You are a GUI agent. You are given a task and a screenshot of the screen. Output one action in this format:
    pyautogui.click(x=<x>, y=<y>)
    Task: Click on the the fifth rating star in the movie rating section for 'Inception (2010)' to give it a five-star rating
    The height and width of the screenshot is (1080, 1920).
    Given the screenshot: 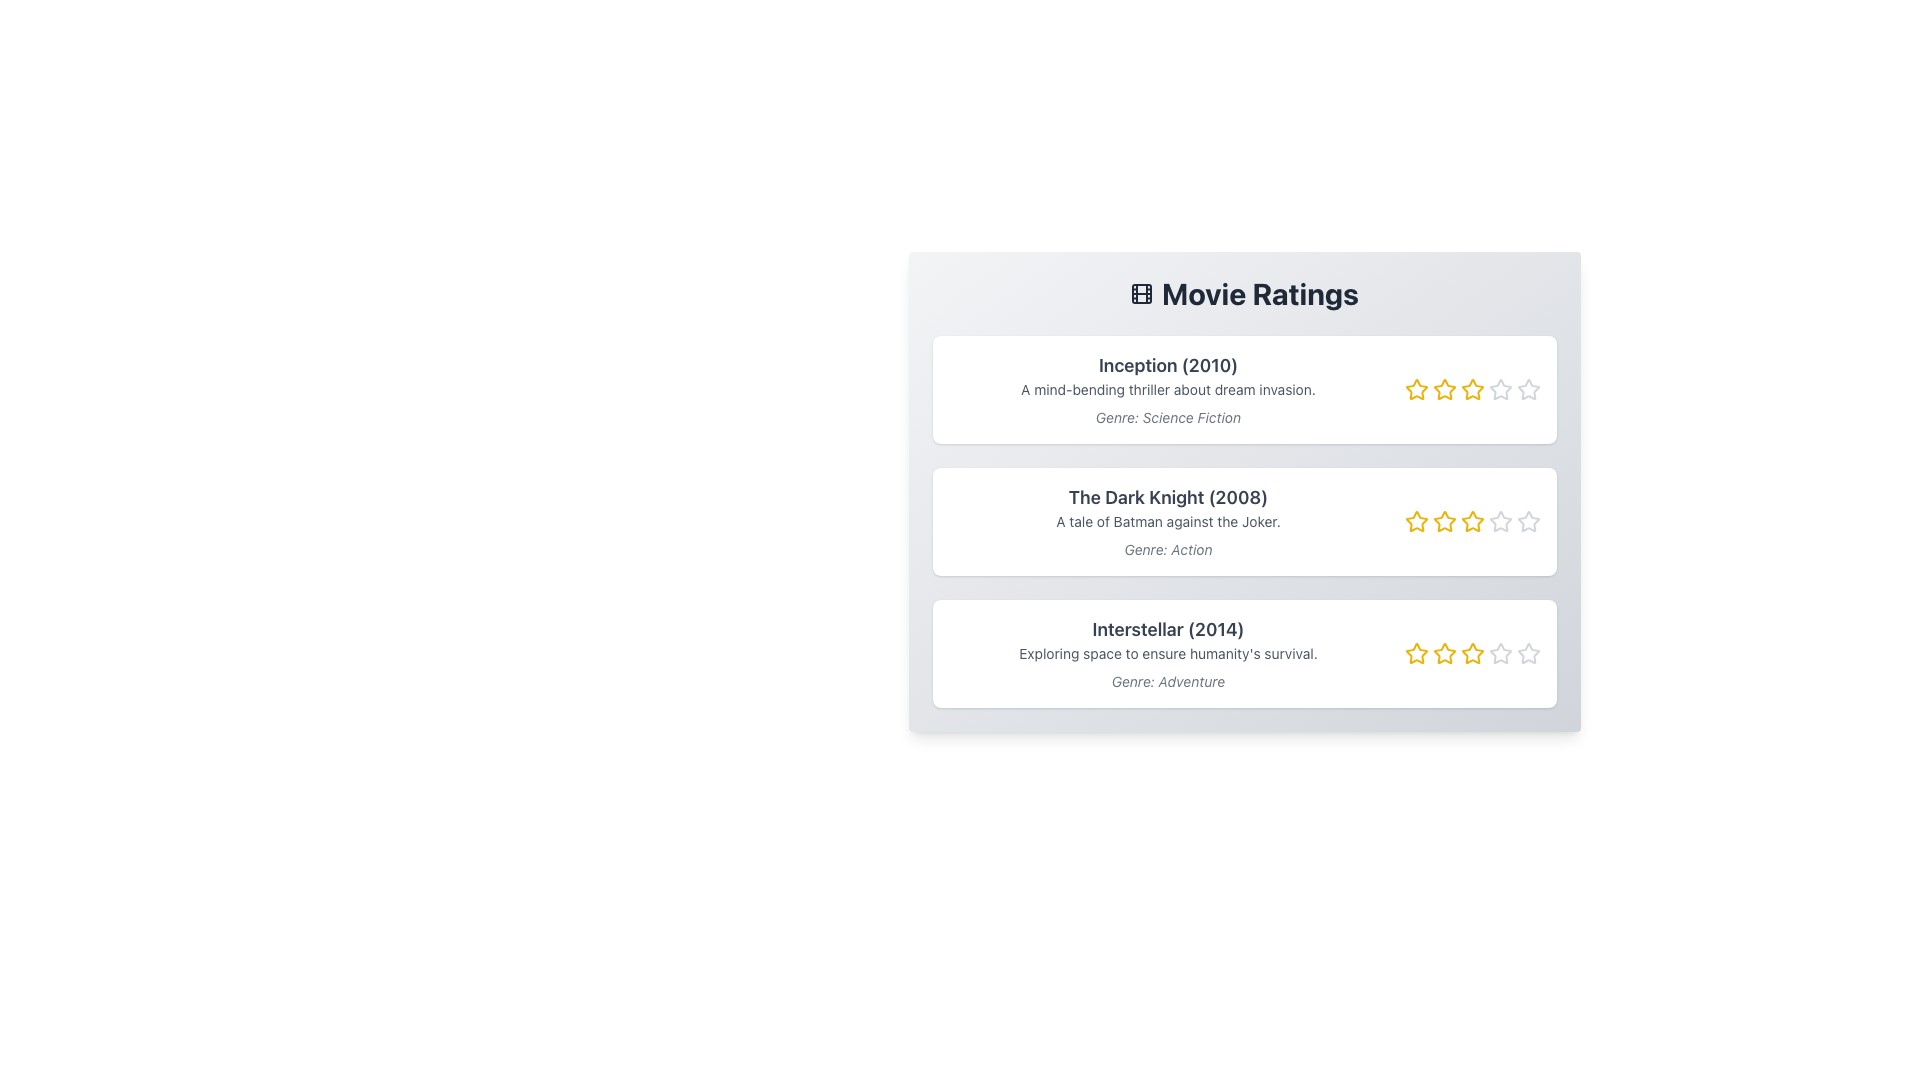 What is the action you would take?
    pyautogui.click(x=1526, y=389)
    